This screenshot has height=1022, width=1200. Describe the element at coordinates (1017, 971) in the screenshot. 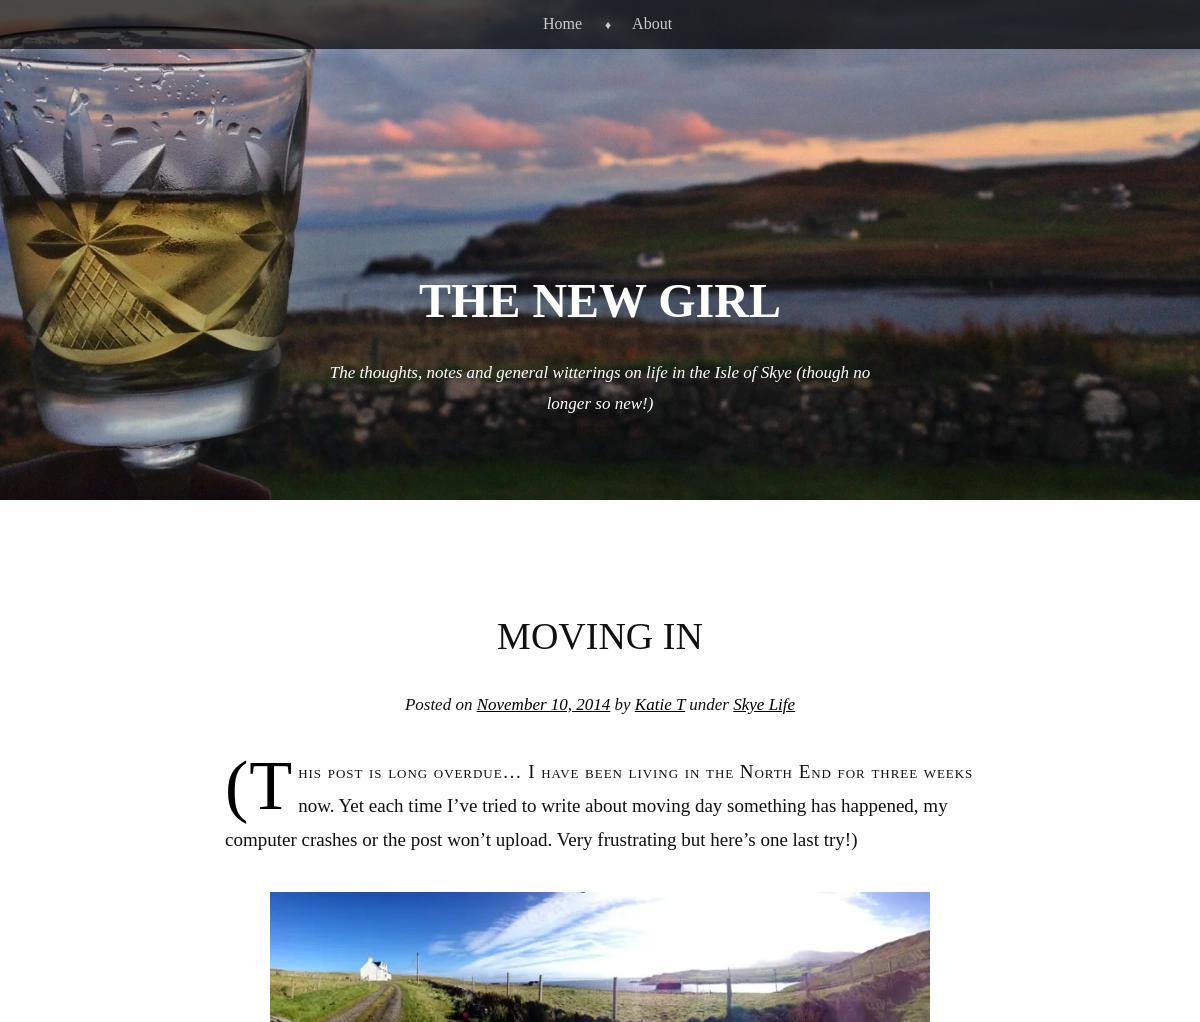

I see `'Comment'` at that location.